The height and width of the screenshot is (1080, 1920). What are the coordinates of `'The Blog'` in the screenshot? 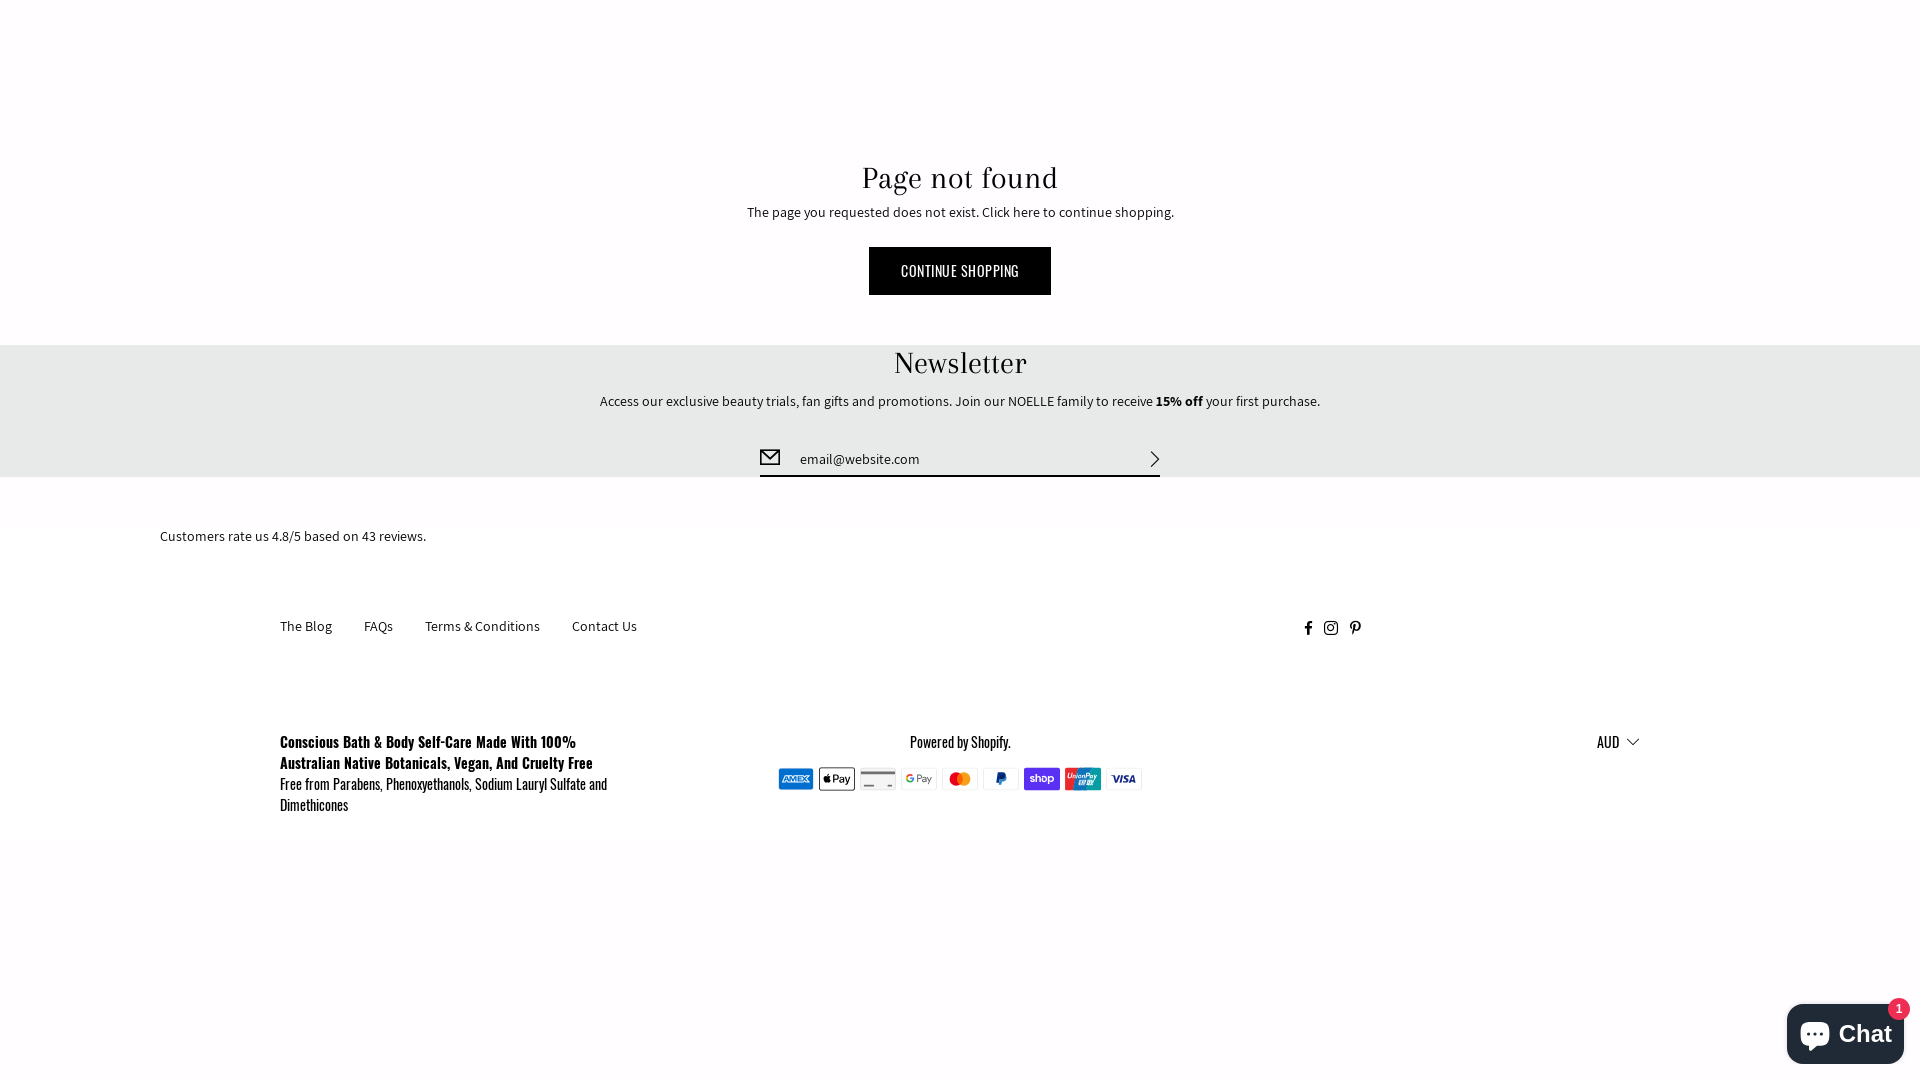 It's located at (305, 624).